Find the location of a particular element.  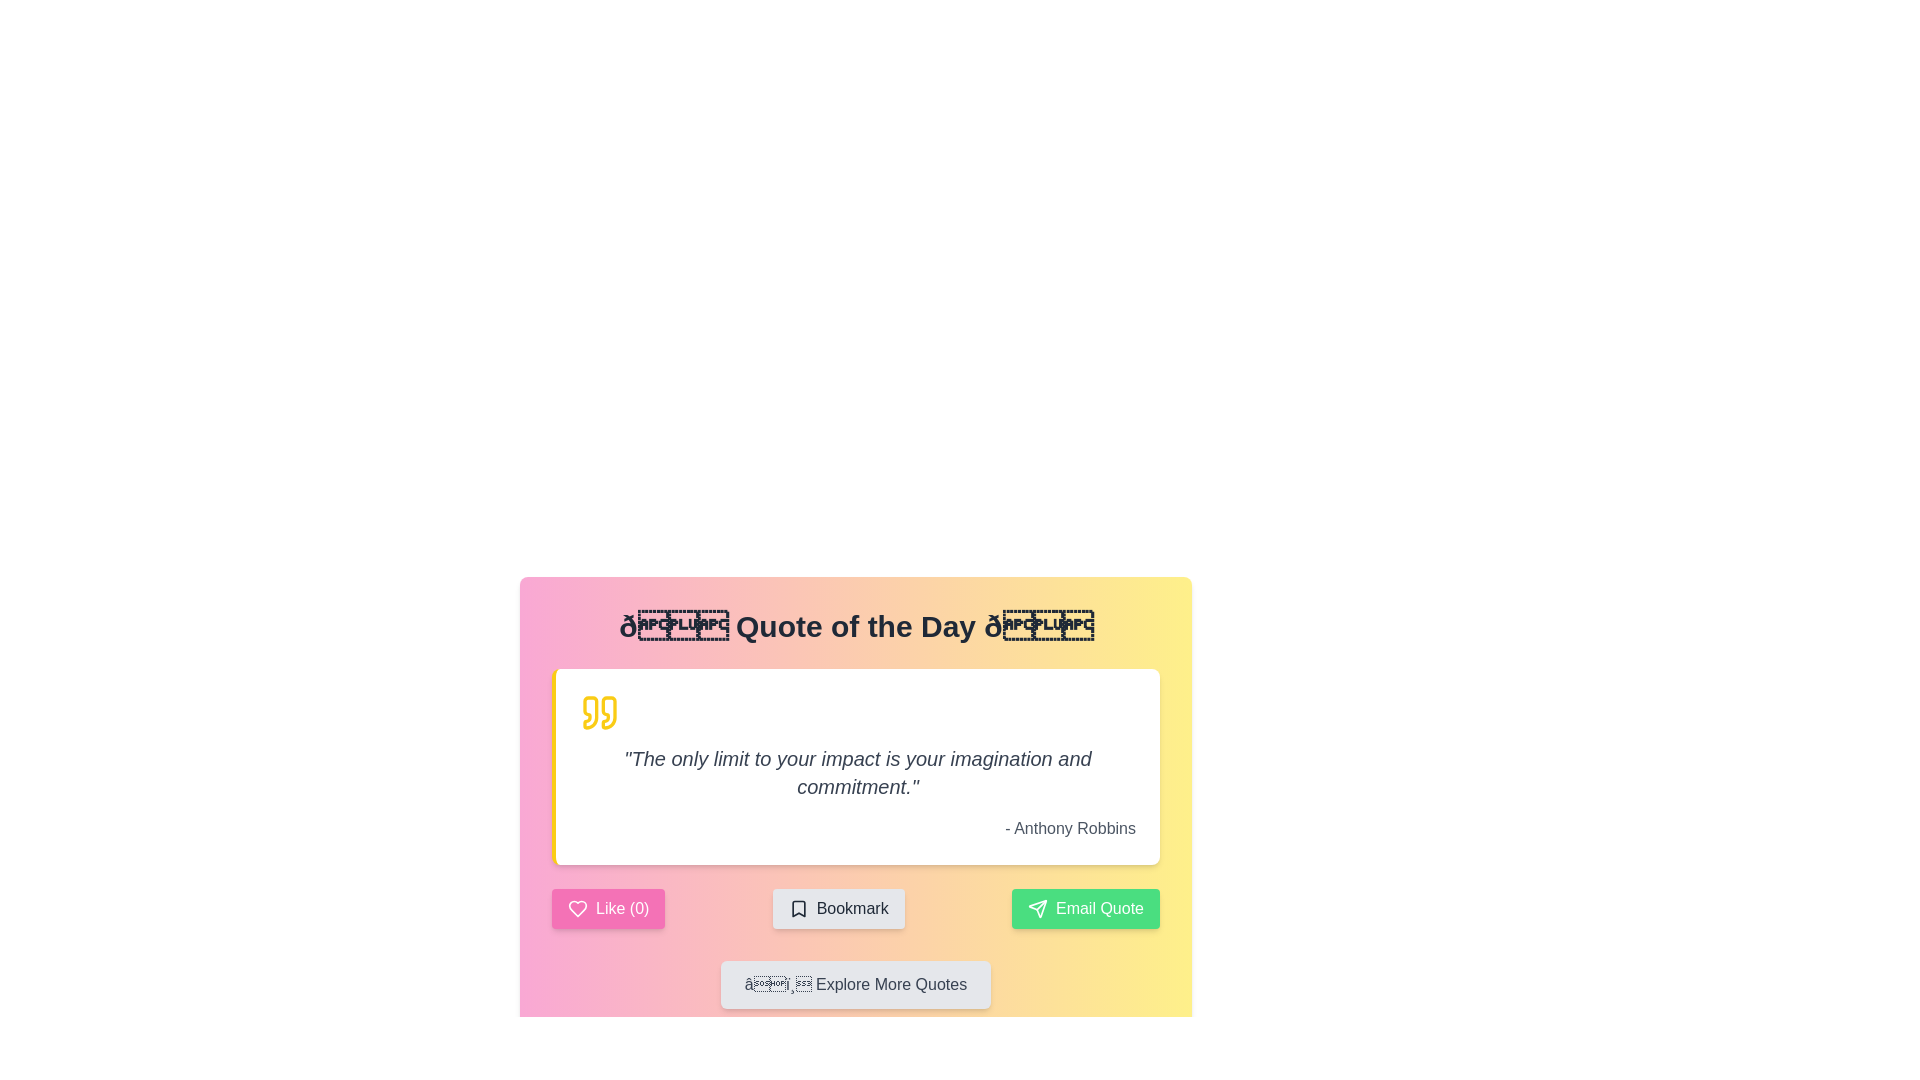

the 'Bookmark' button in the button group located at the bottom of the quote card, which allows users is located at coordinates (855, 909).